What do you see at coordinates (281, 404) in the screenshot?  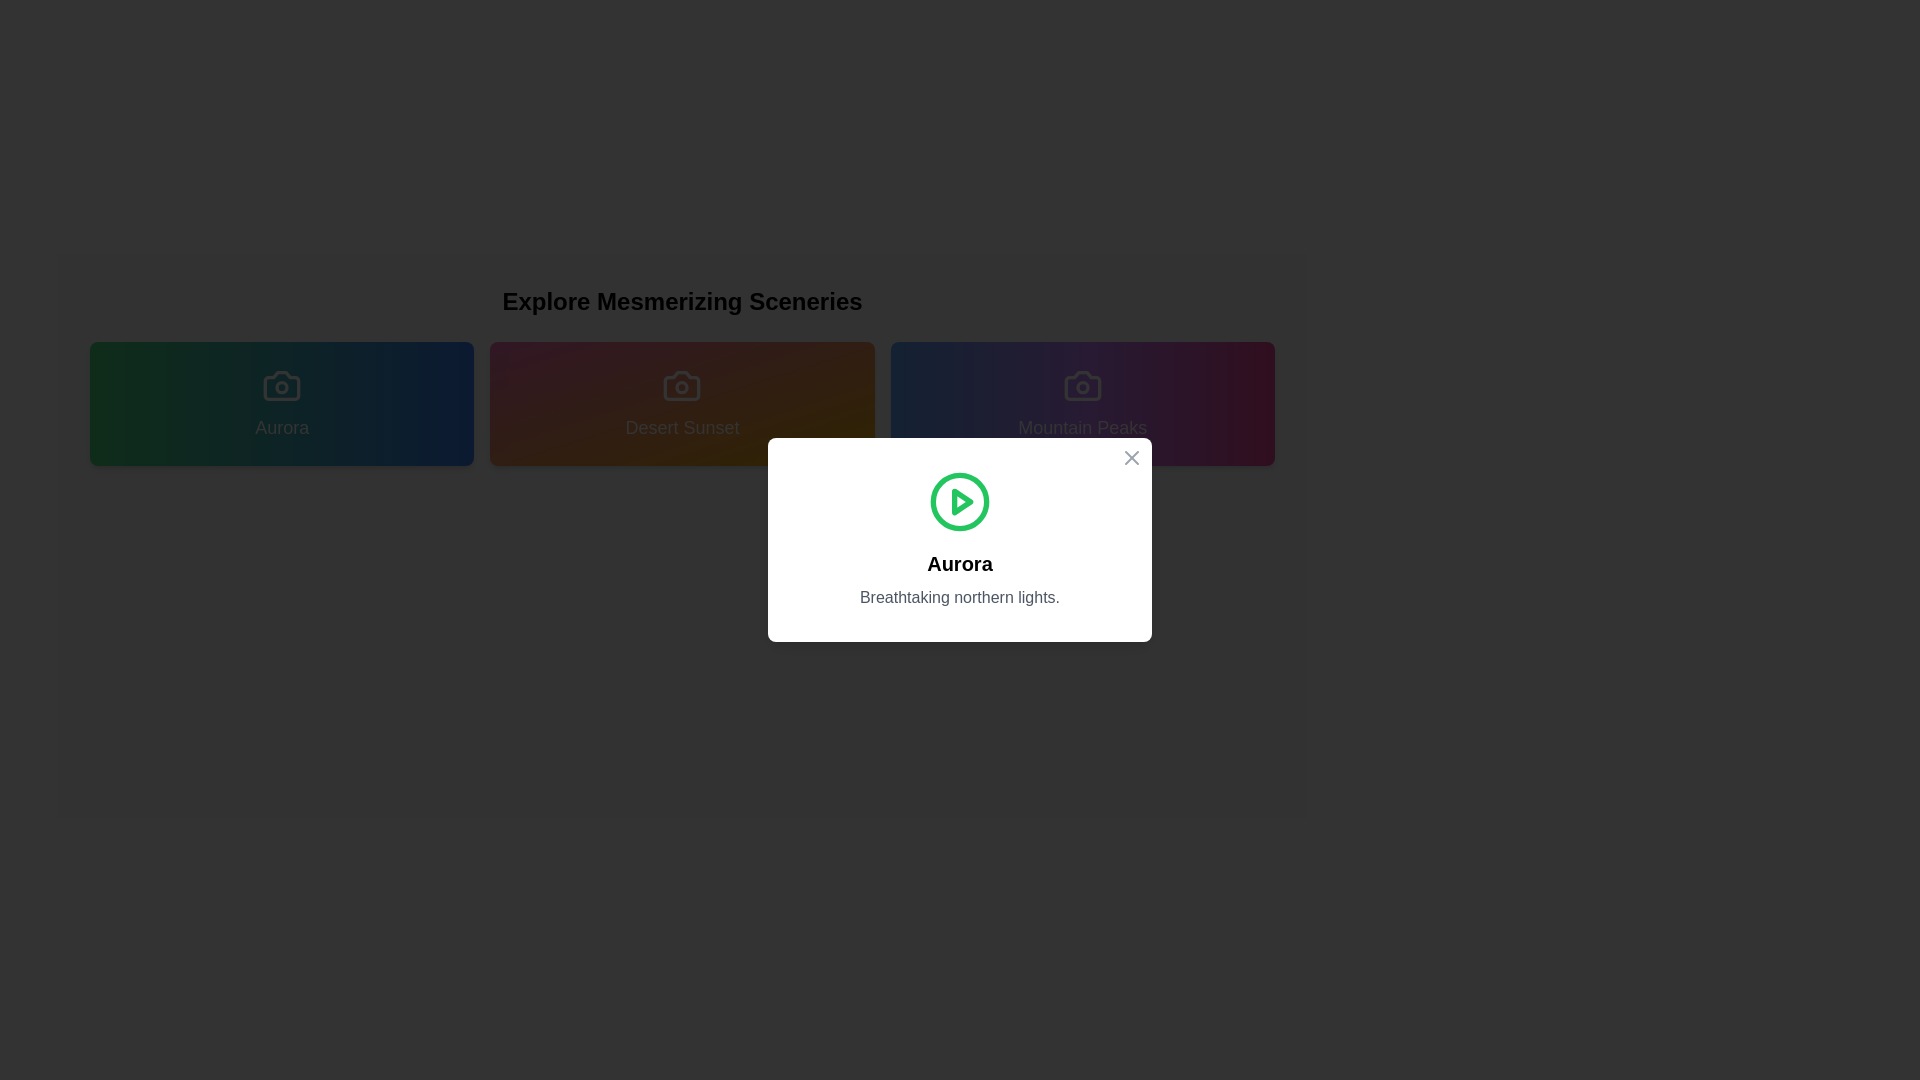 I see `the selectable option or category button for 'Aurora' to trigger a visual effect` at bounding box center [281, 404].